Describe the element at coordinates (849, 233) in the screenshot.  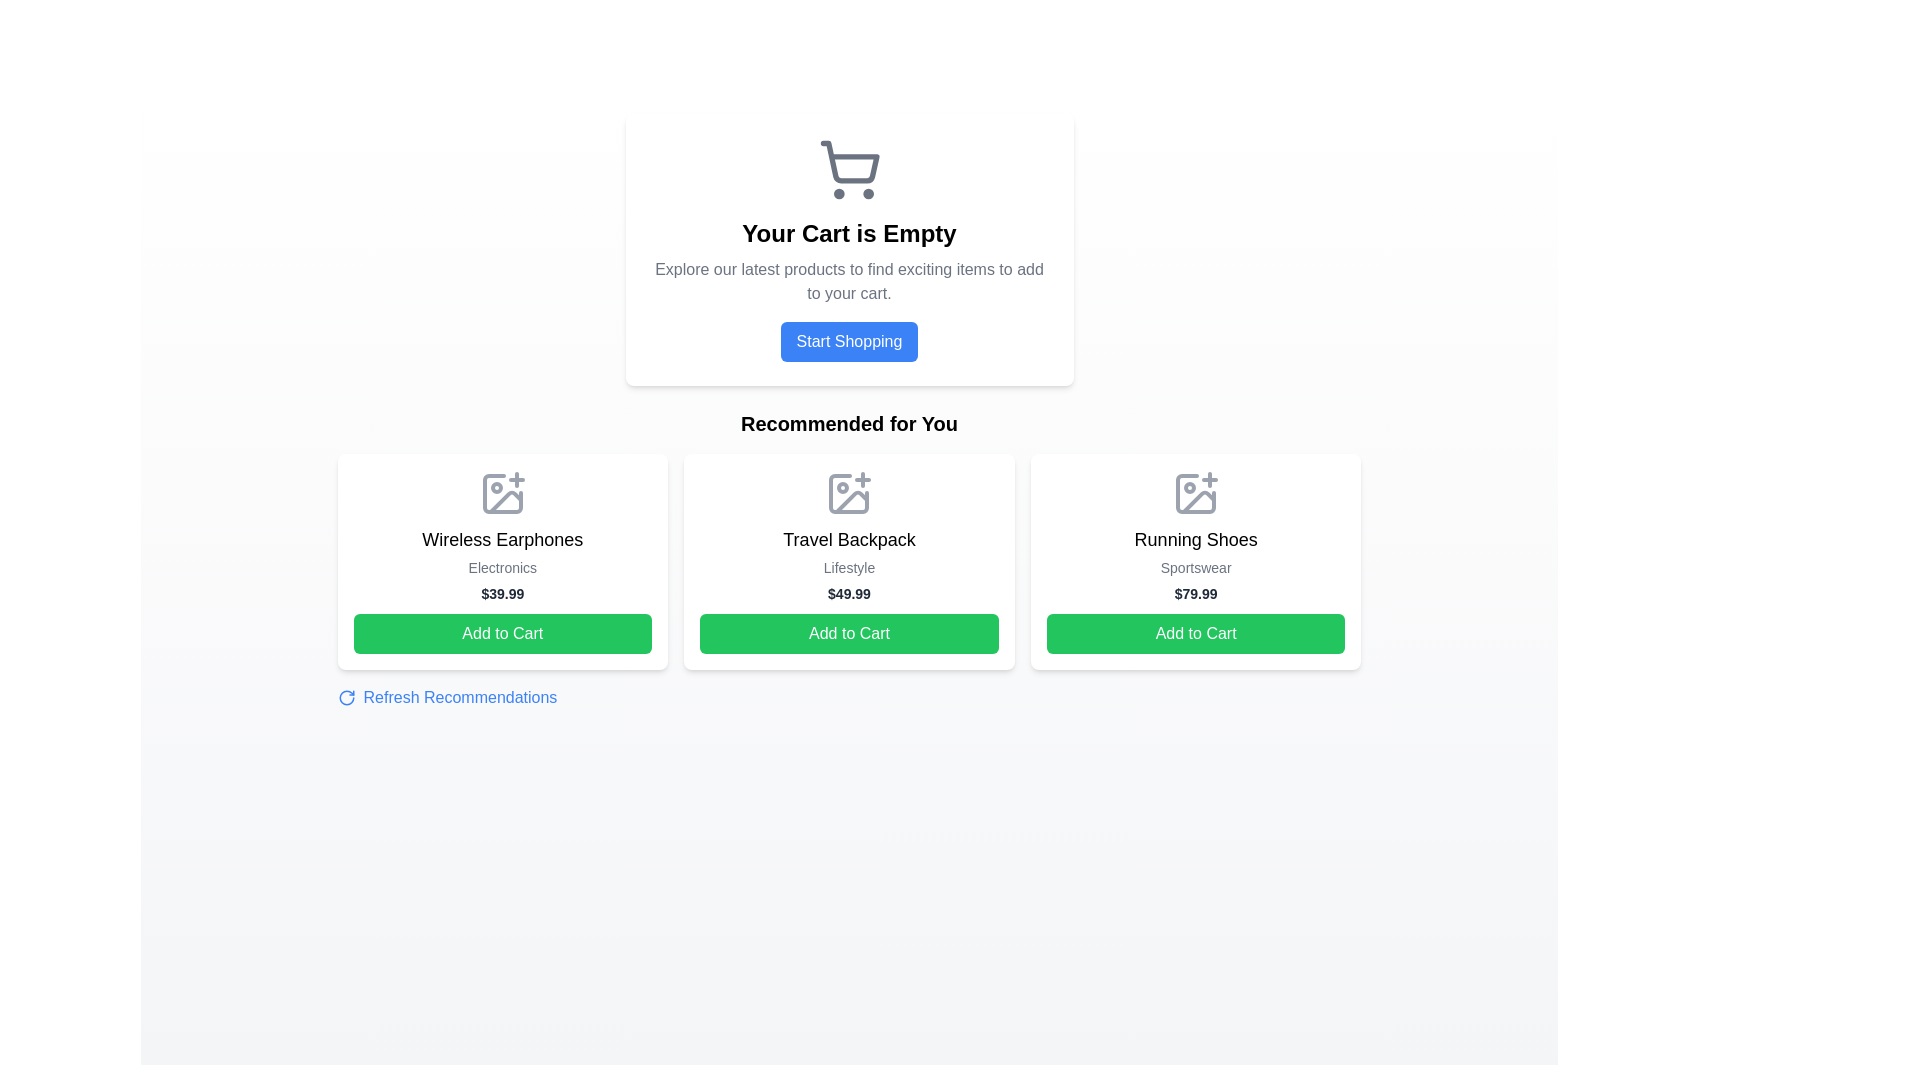
I see `the static text displaying 'Your Cart is Empty'` at that location.